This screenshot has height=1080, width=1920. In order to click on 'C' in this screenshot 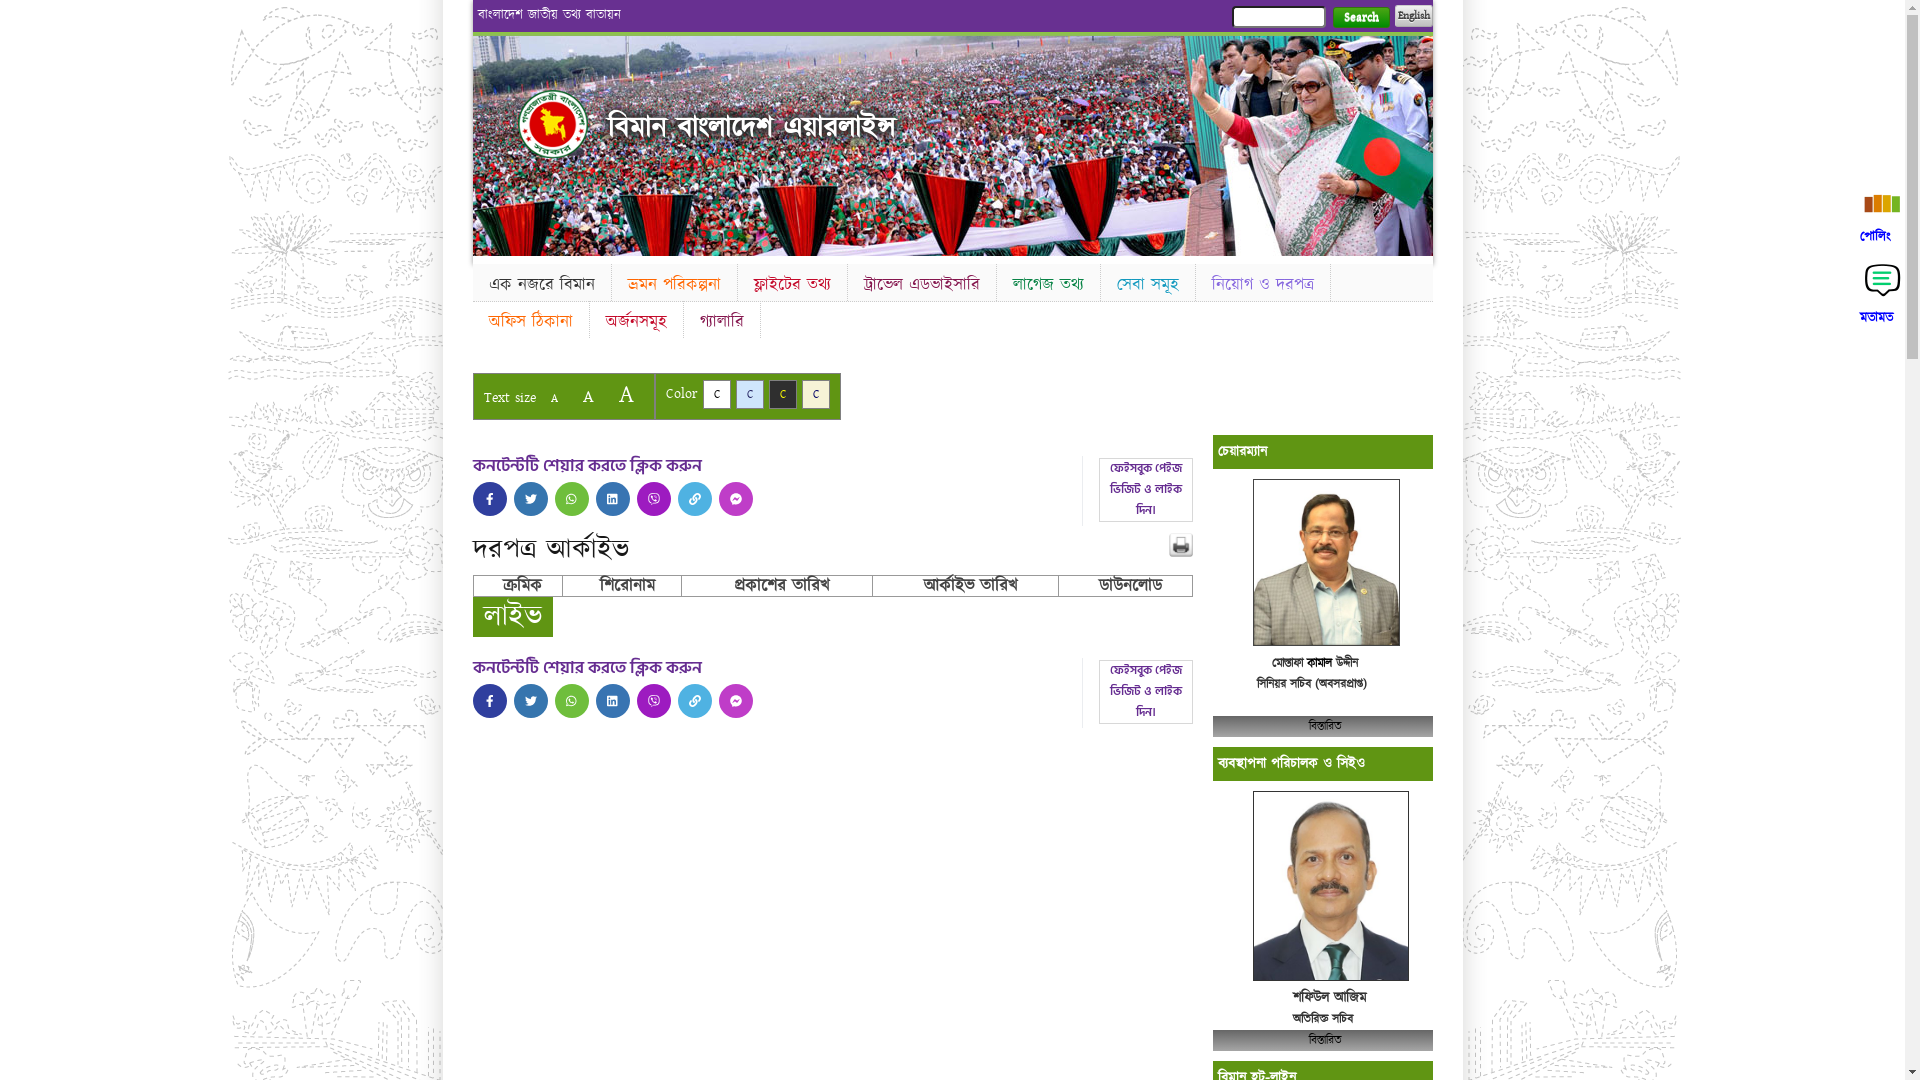, I will do `click(781, 394)`.